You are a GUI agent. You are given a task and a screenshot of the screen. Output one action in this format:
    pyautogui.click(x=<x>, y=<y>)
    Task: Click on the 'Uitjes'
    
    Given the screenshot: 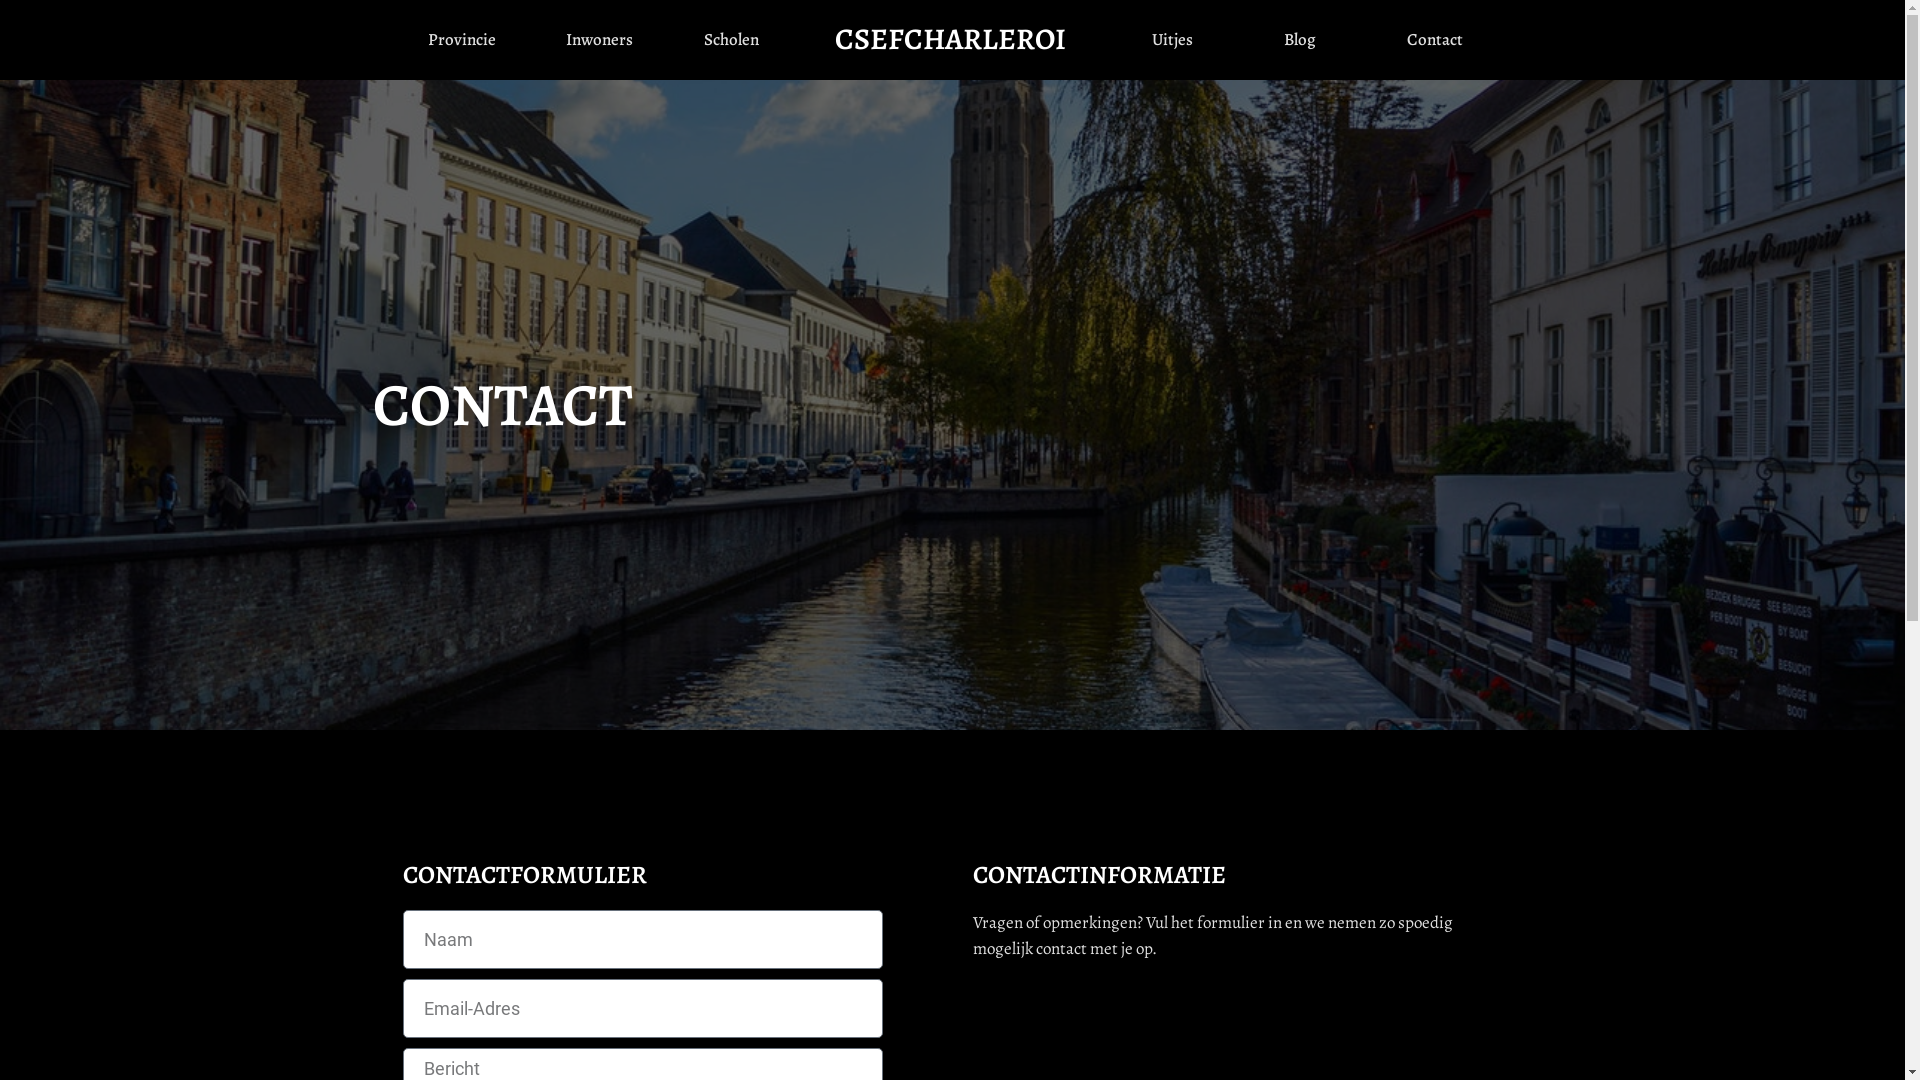 What is the action you would take?
    pyautogui.click(x=1172, y=39)
    